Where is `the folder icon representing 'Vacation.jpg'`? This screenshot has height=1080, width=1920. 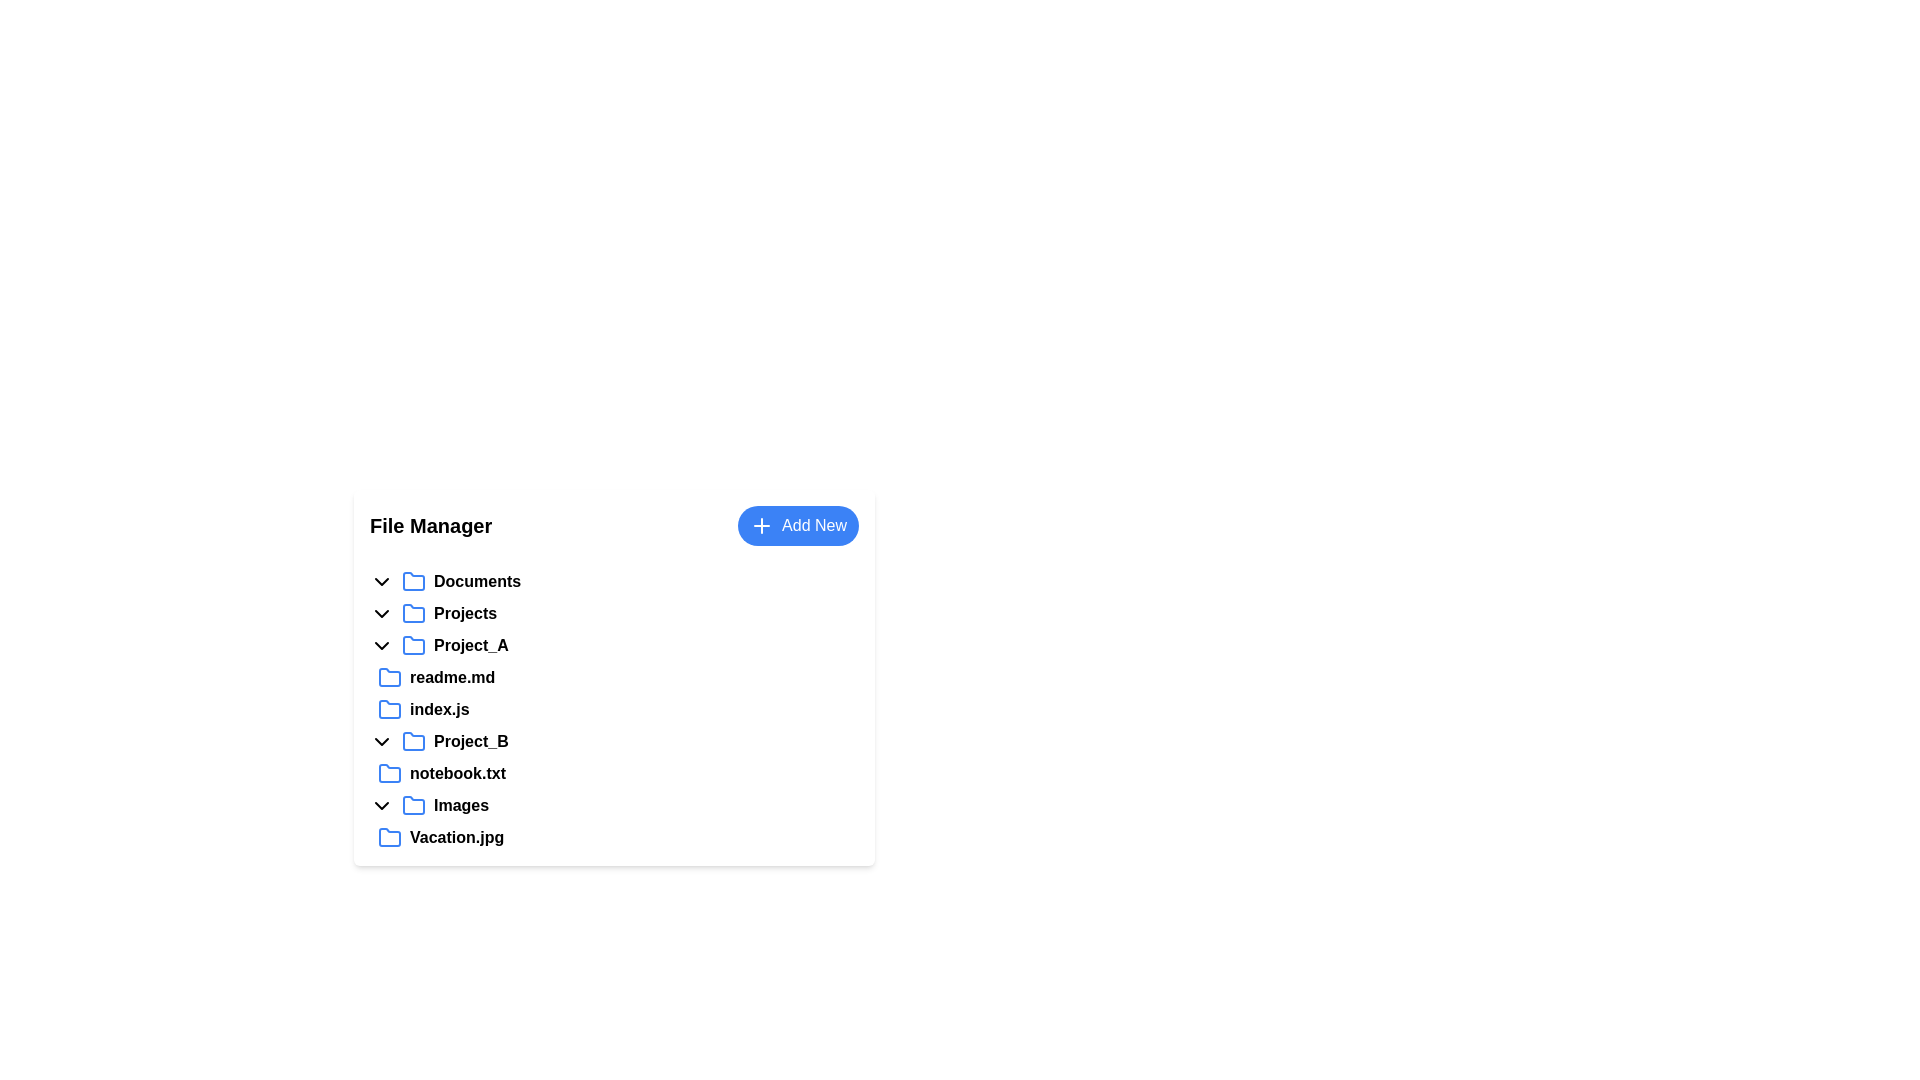
the folder icon representing 'Vacation.jpg' is located at coordinates (389, 837).